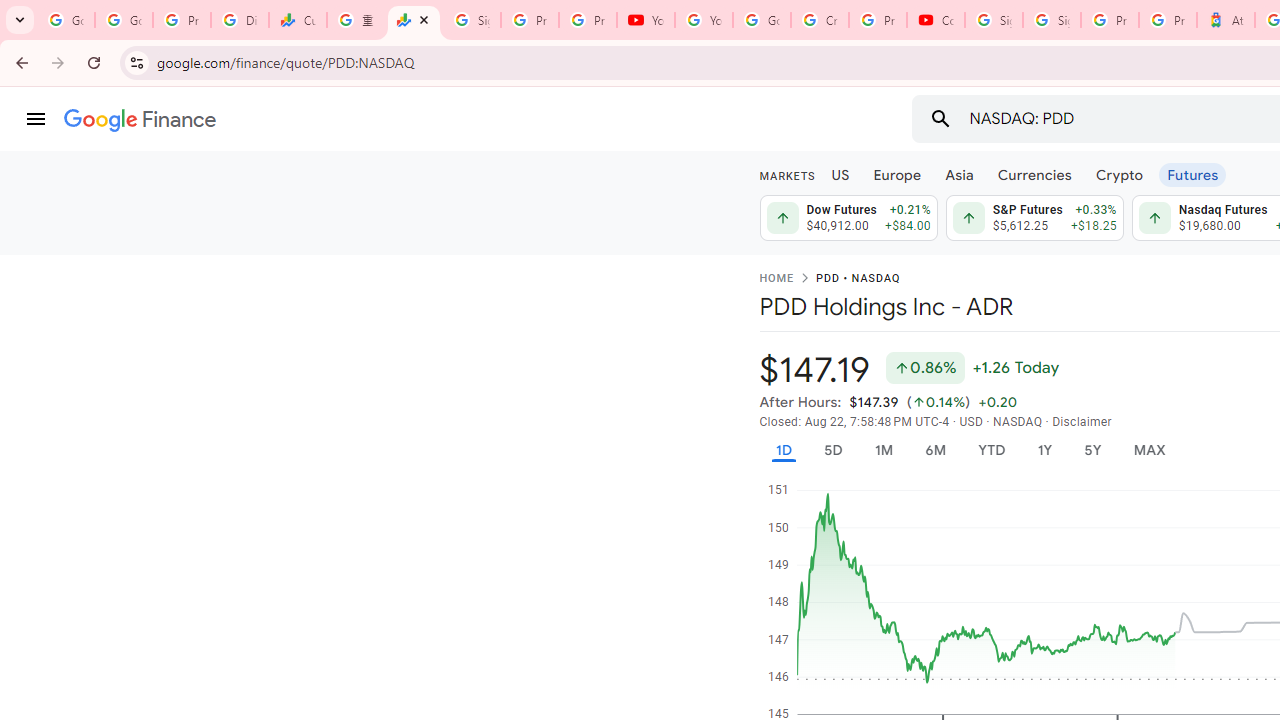 Image resolution: width=1280 pixels, height=720 pixels. What do you see at coordinates (645, 20) in the screenshot?
I see `'YouTube'` at bounding box center [645, 20].